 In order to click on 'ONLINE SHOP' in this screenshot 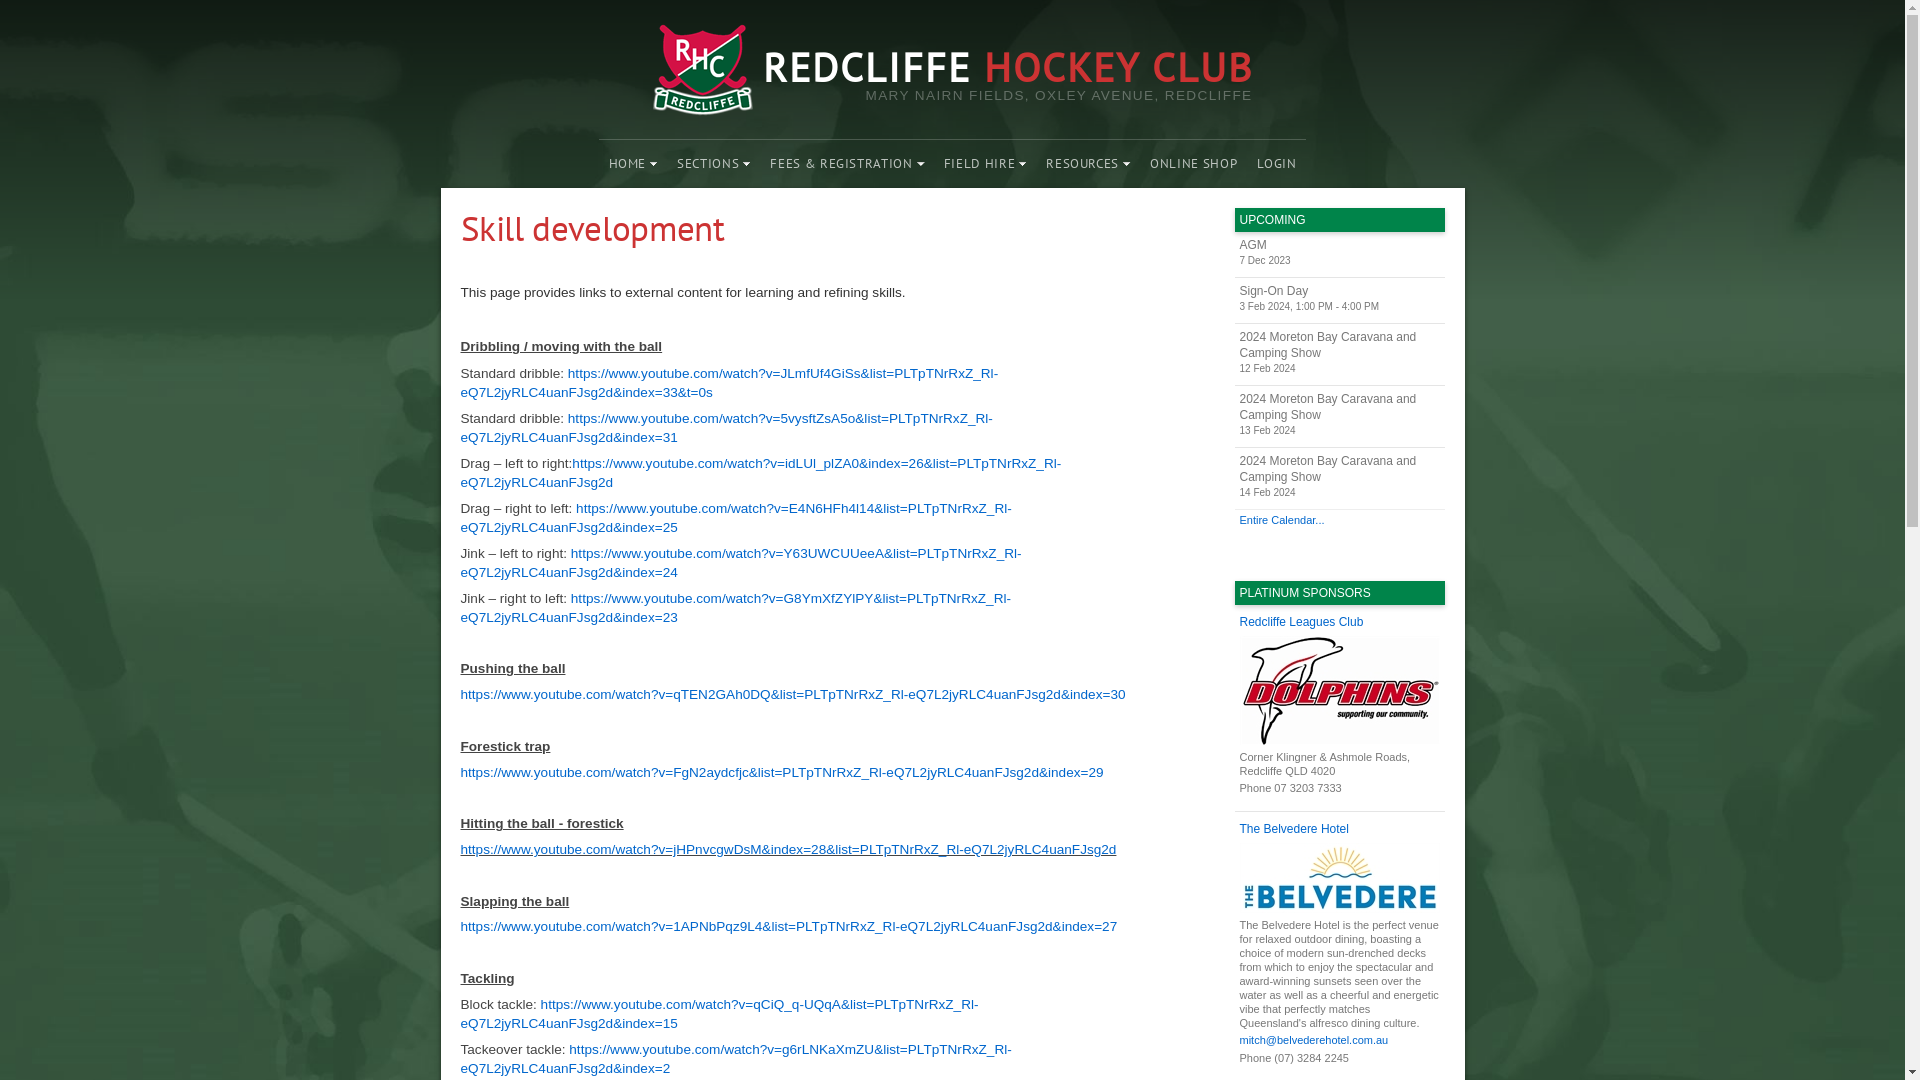, I will do `click(1193, 163)`.